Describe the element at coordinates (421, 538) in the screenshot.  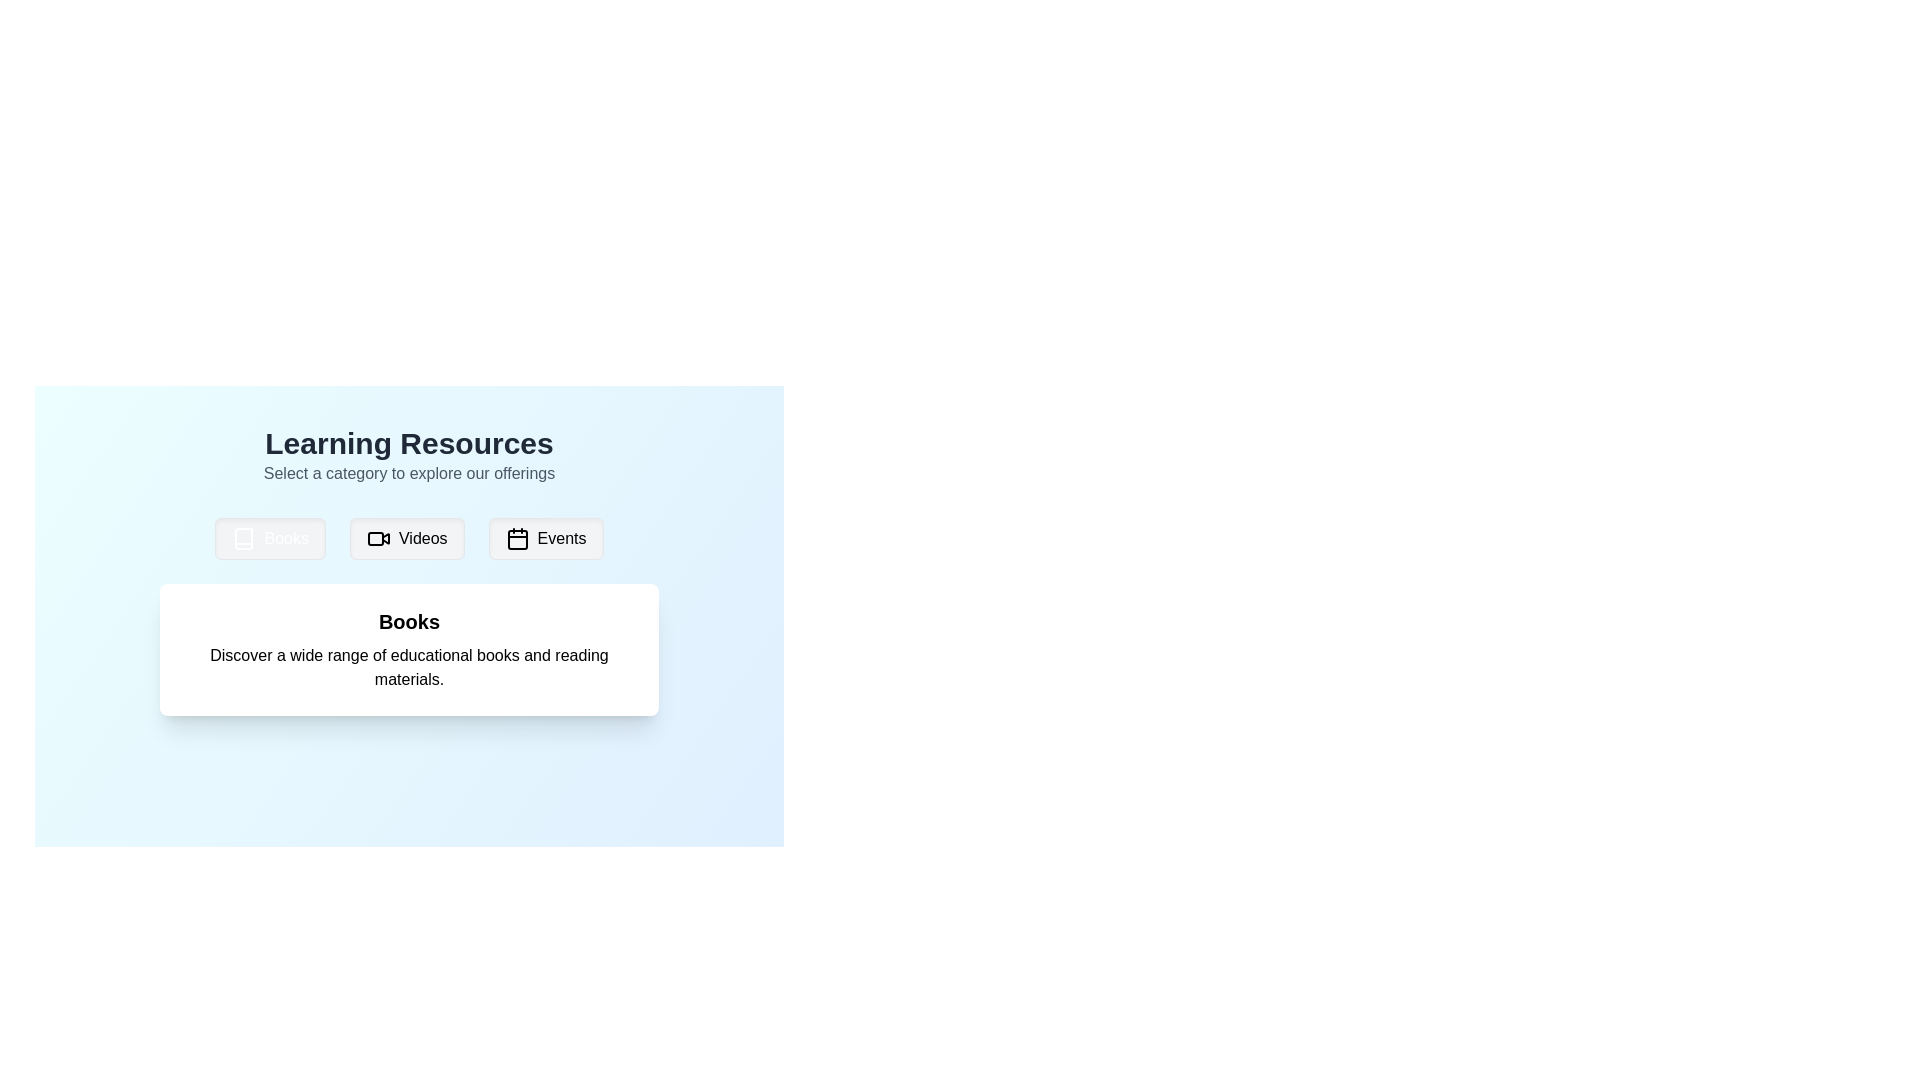
I see `the 'Videos' button, which is the second button in the row labeled 'Books', 'Videos', and 'Events'` at that location.